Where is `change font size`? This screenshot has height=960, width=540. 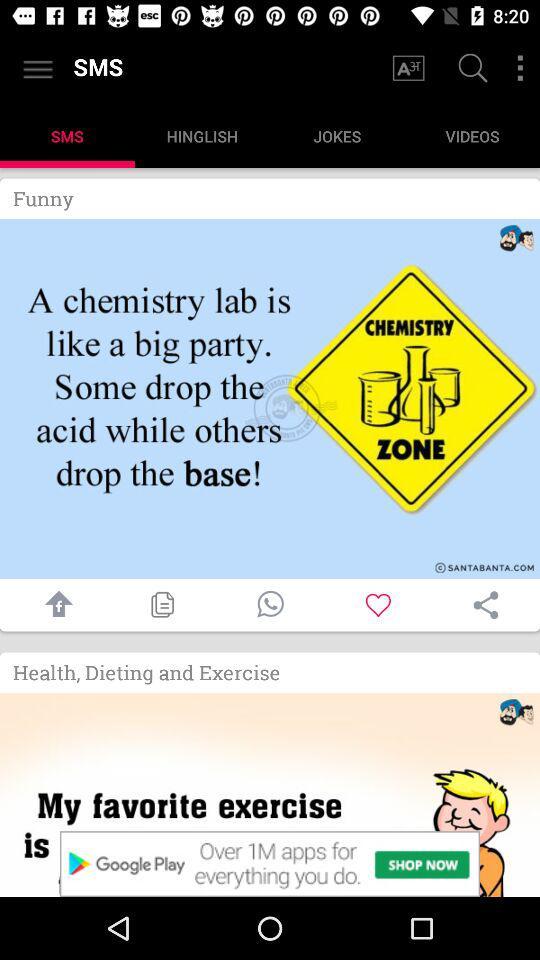 change font size is located at coordinates (407, 68).